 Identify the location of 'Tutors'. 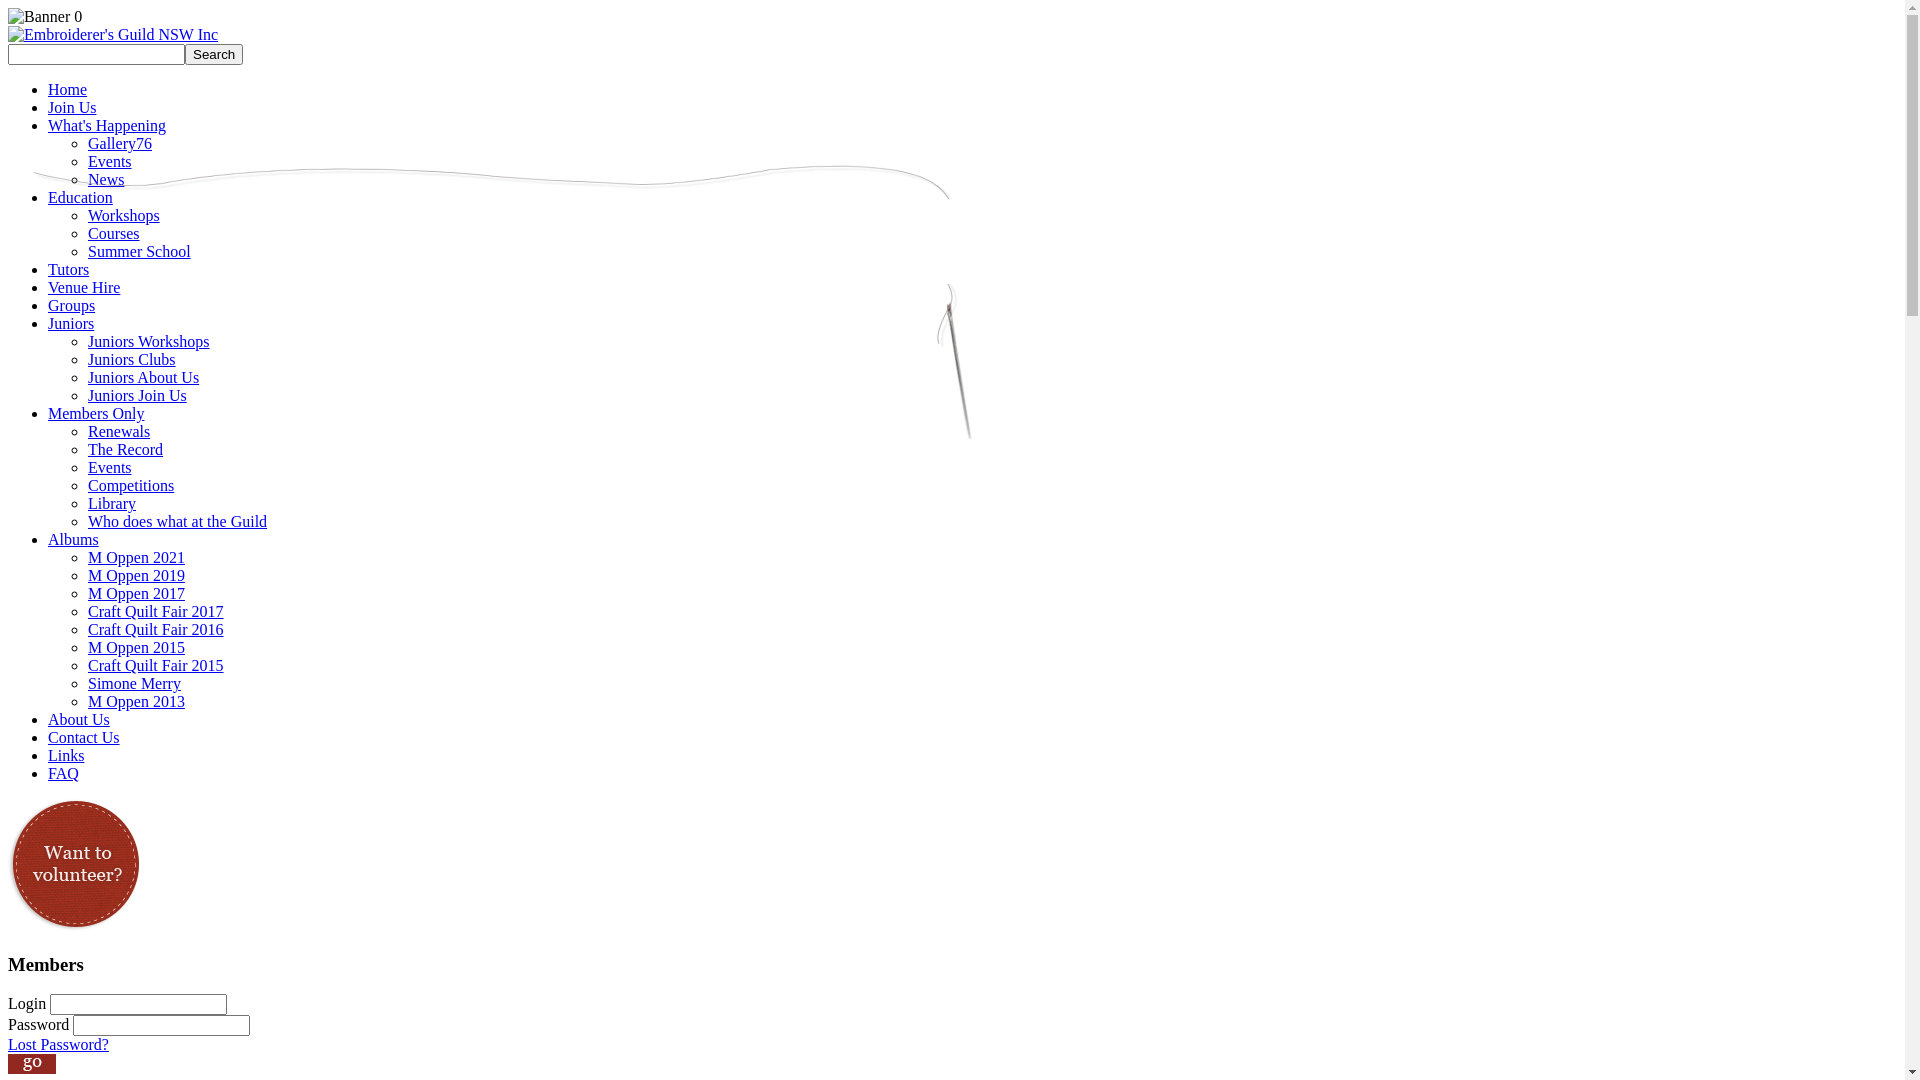
(68, 268).